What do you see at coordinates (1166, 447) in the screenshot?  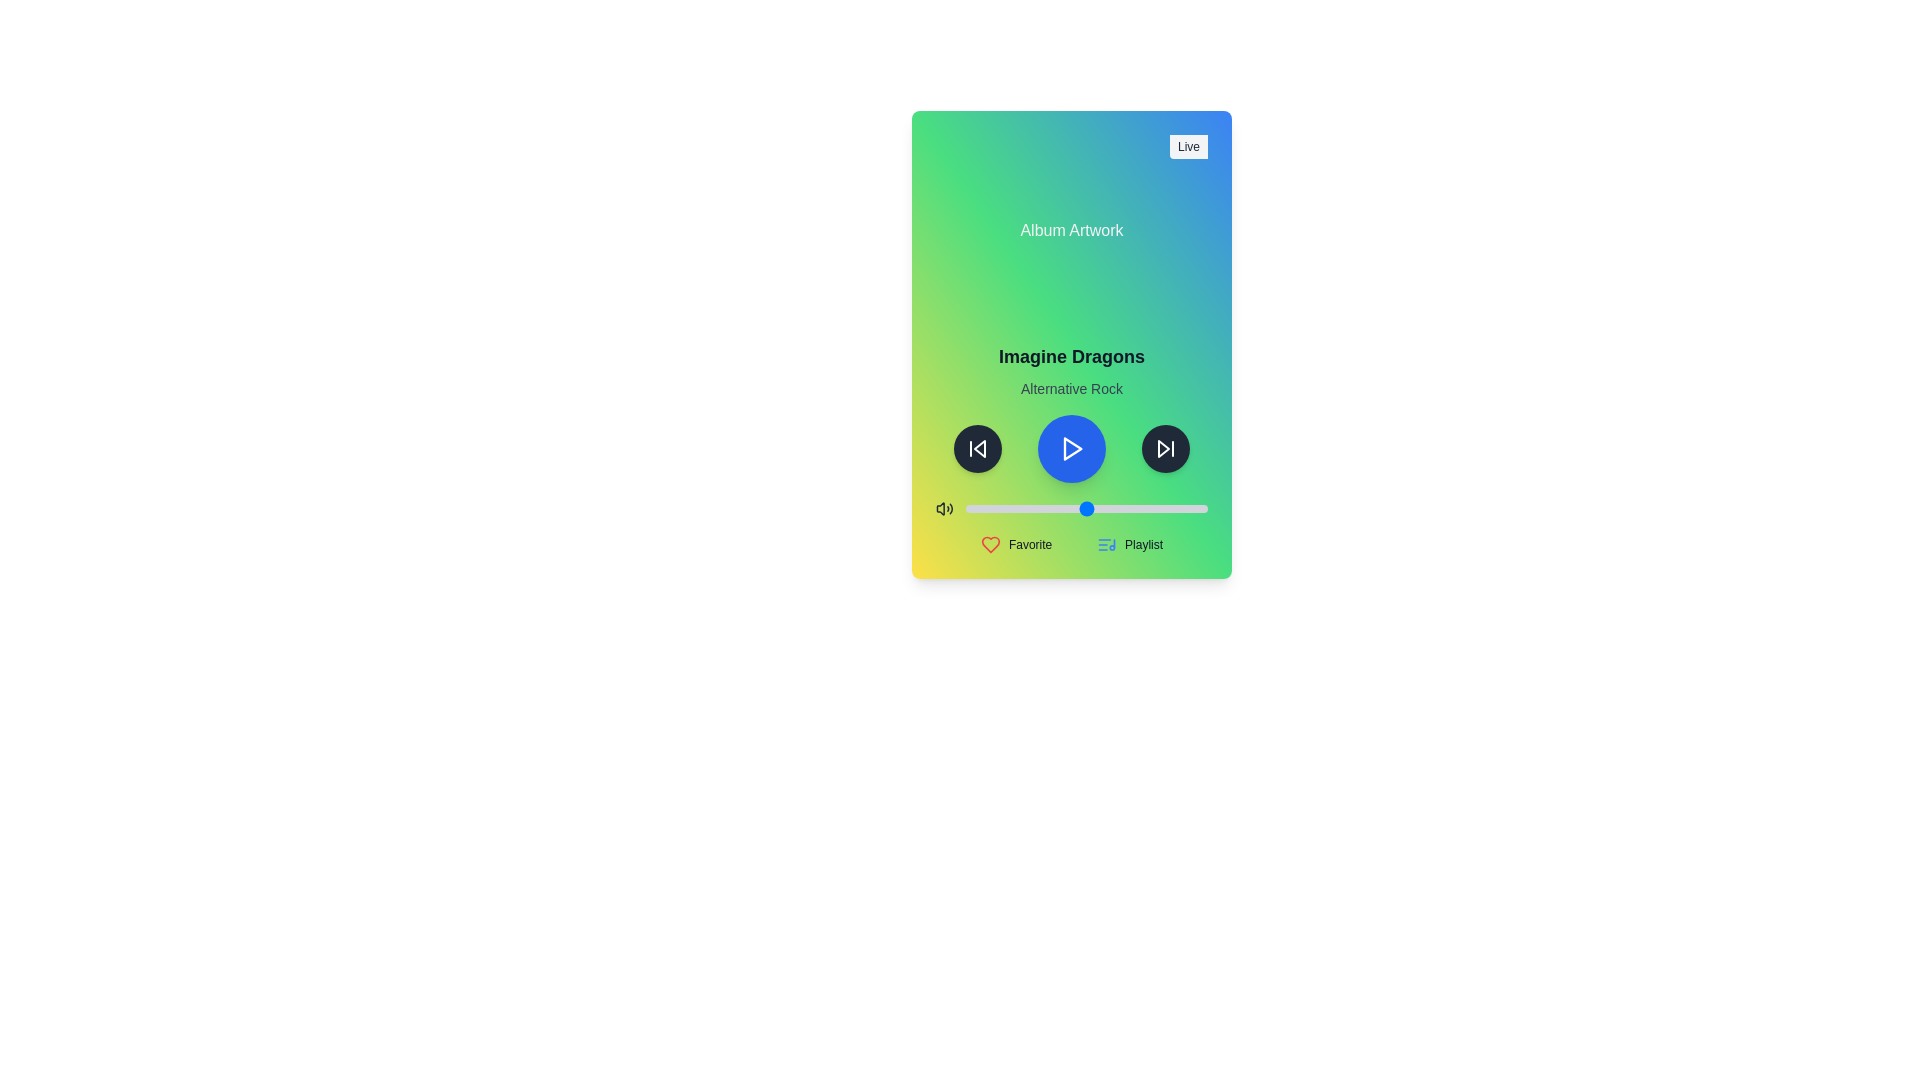 I see `the 'Skip Forward' button icon located at the rightmost position of the media control buttons to trigger hover effects` at bounding box center [1166, 447].